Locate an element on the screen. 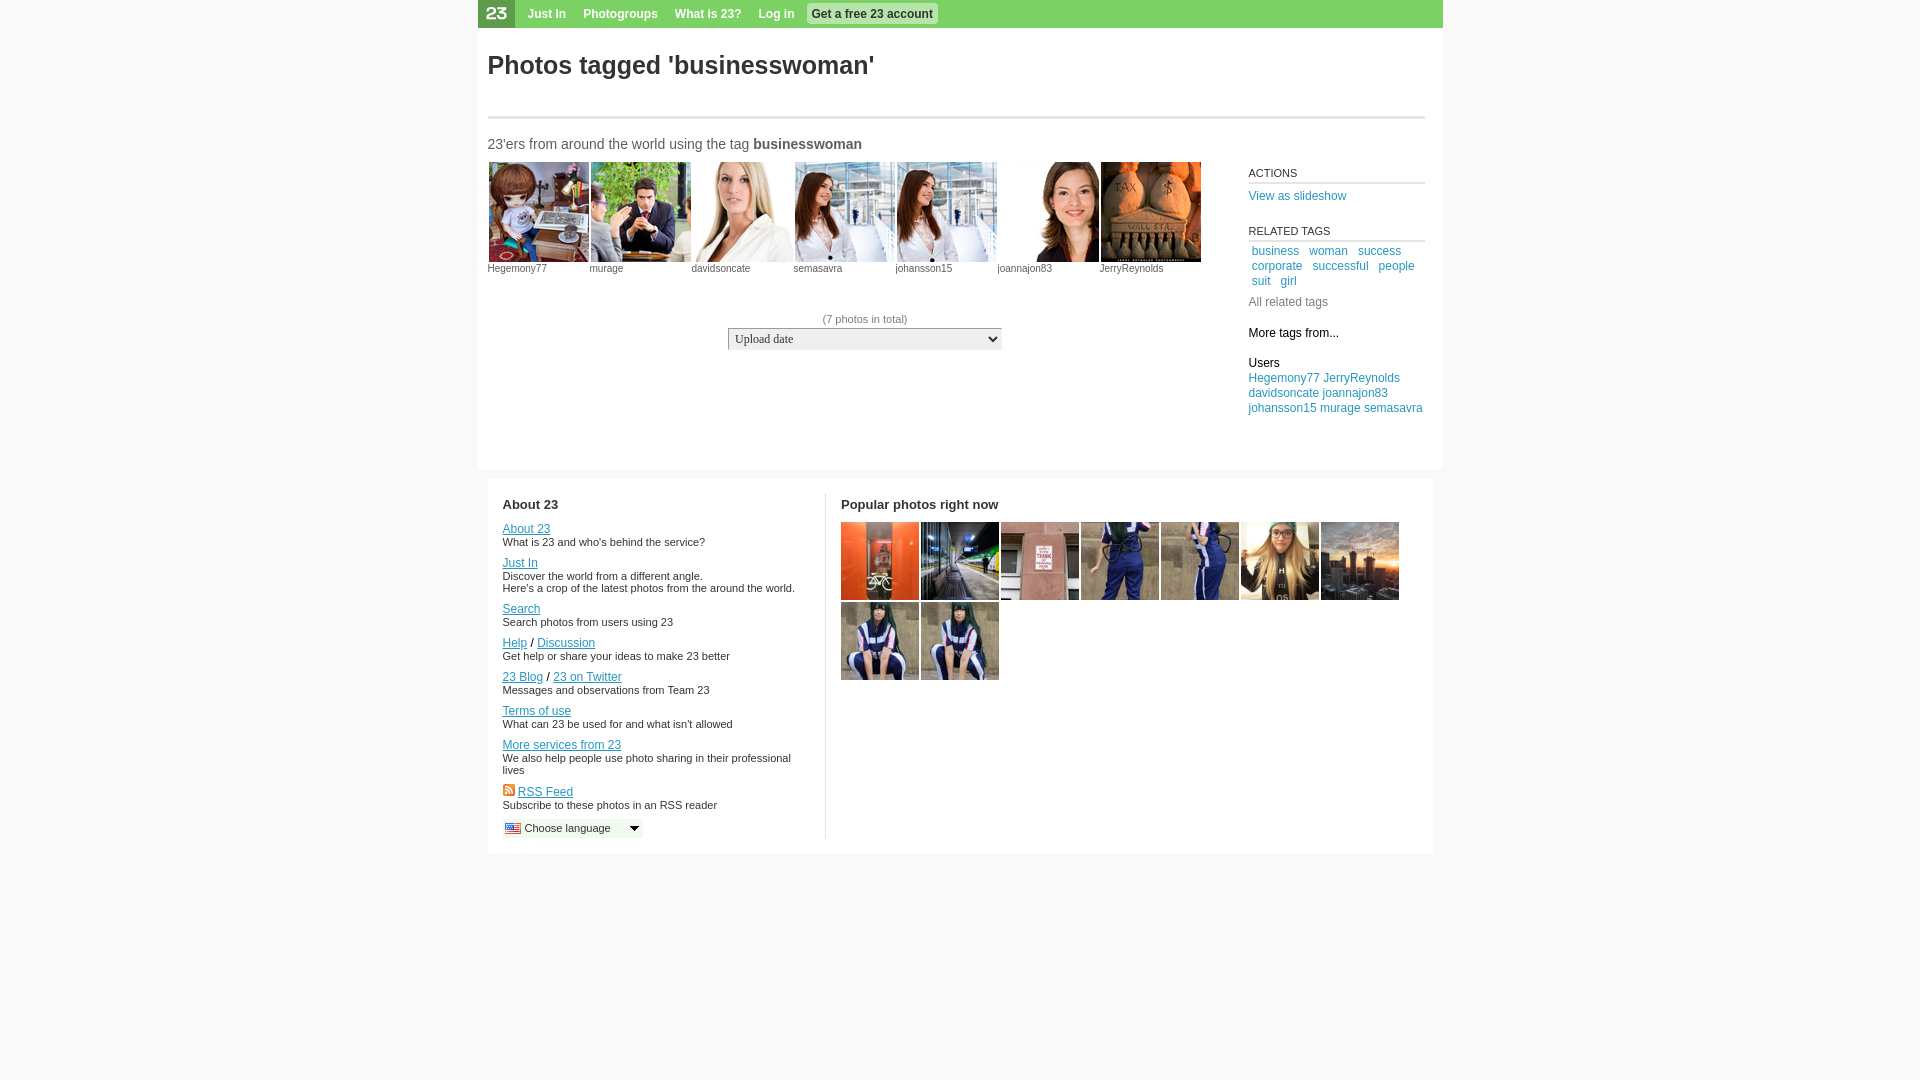 Image resolution: width=1920 pixels, height=1080 pixels. 'business' is located at coordinates (1251, 249).